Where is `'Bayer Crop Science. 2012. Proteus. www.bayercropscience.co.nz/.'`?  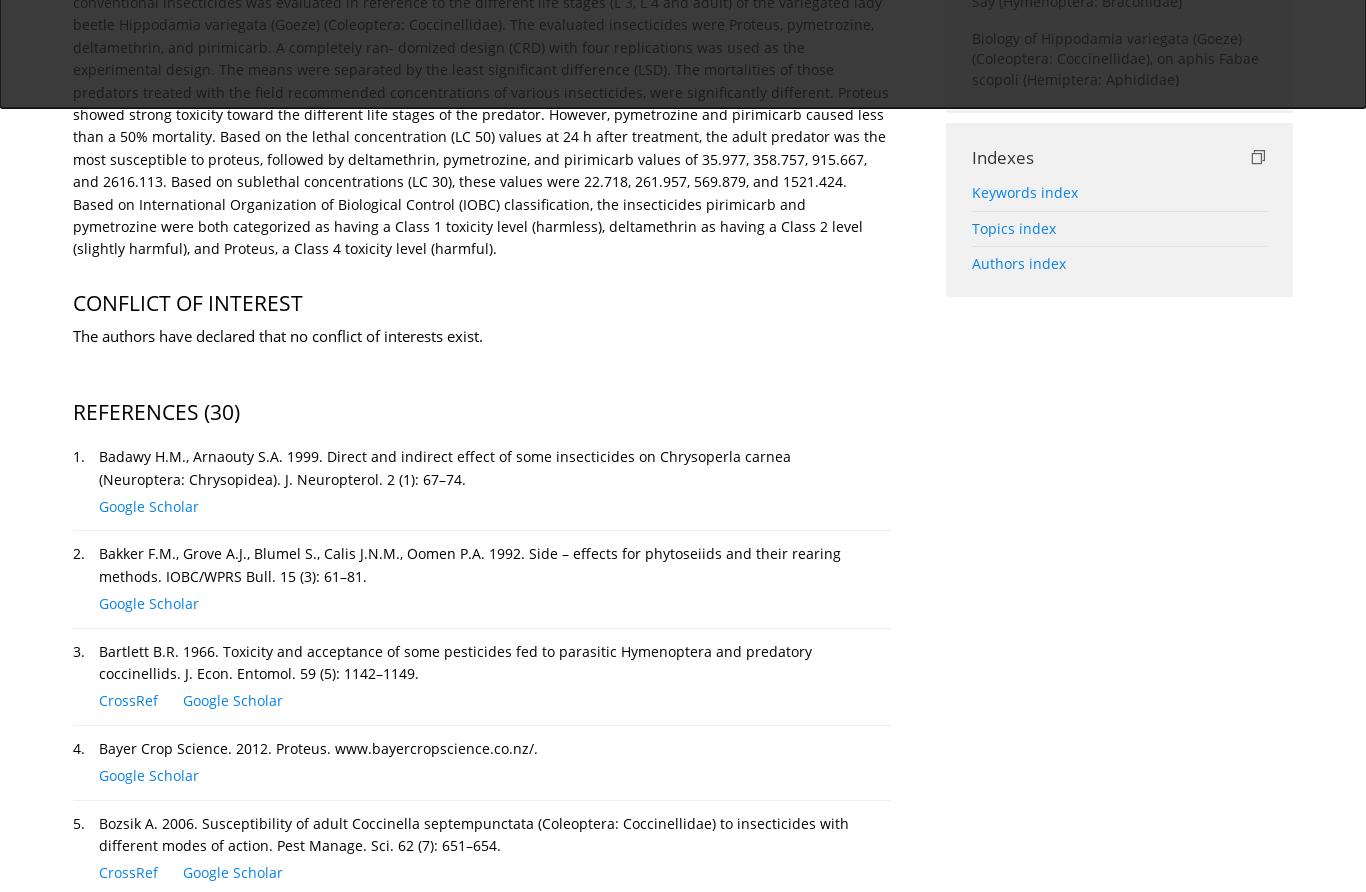 'Bayer Crop Science. 2012. Proteus. www.bayercropscience.co.nz/.' is located at coordinates (318, 747).